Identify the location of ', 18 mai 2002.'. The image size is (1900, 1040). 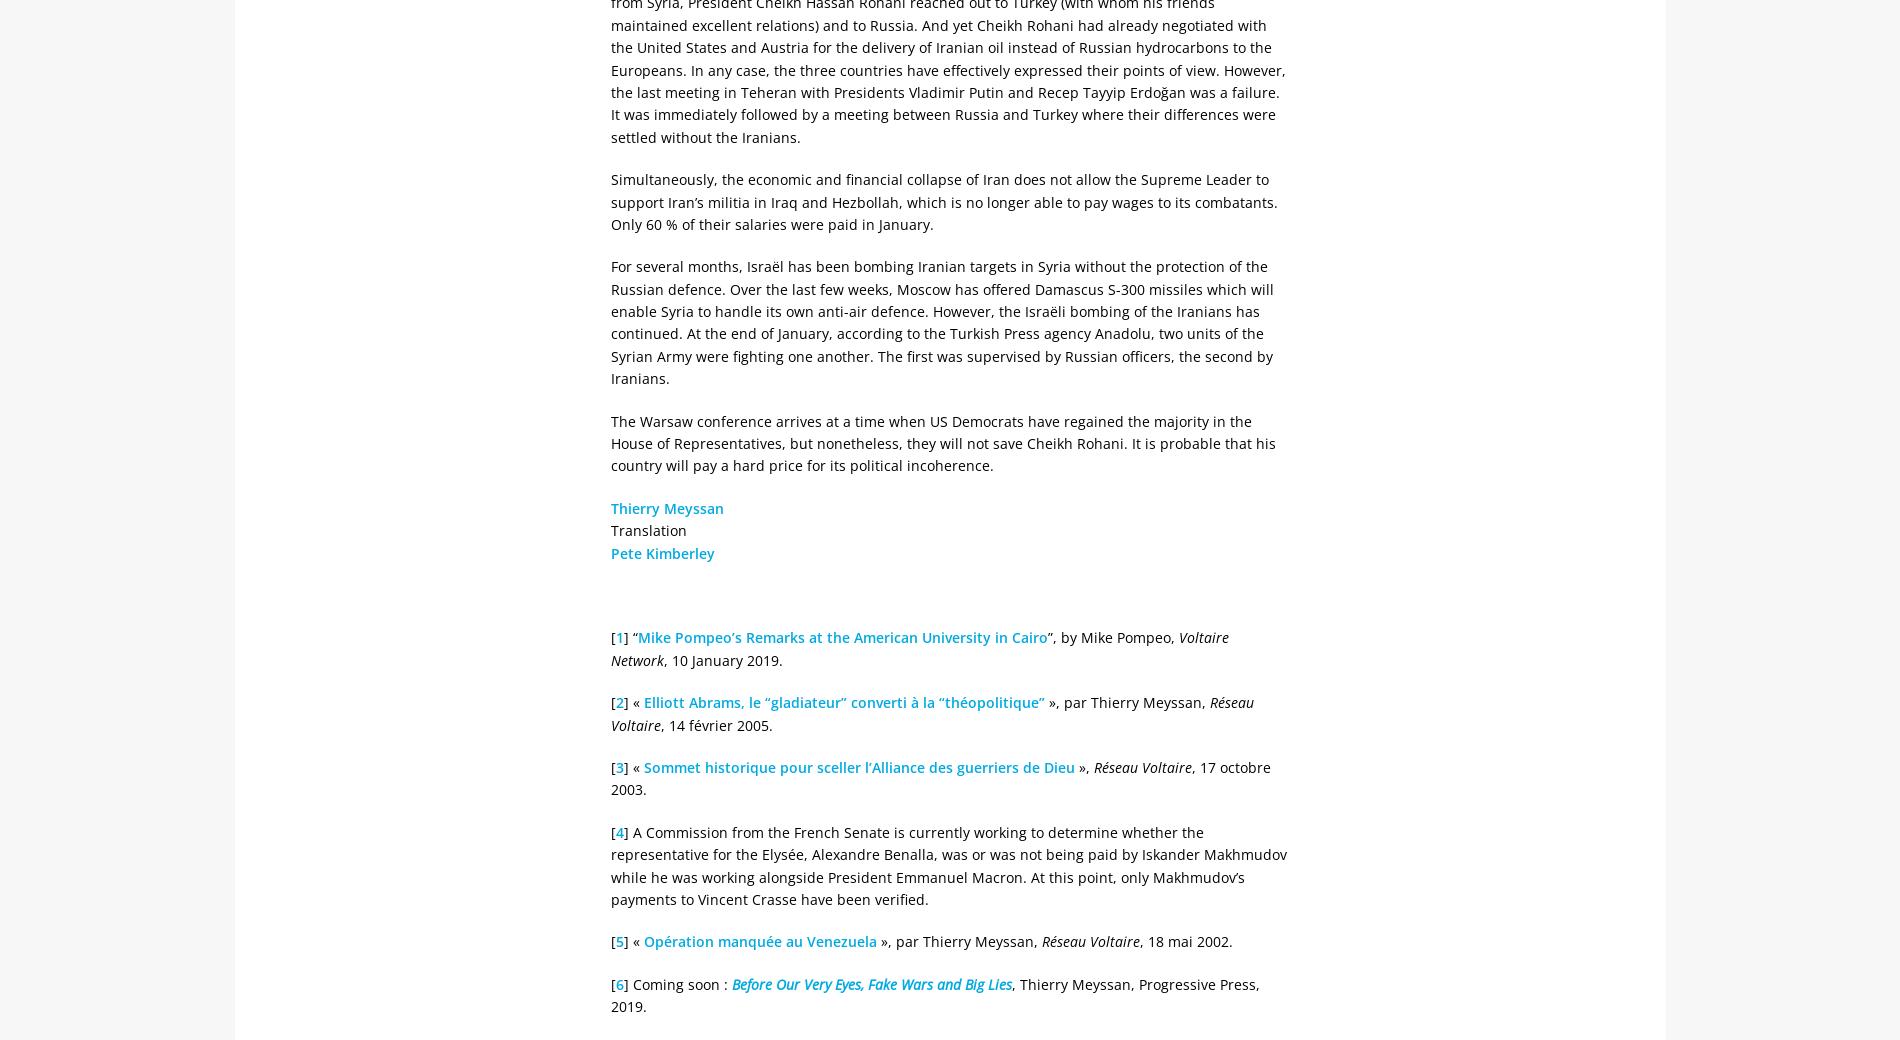
(1140, 941).